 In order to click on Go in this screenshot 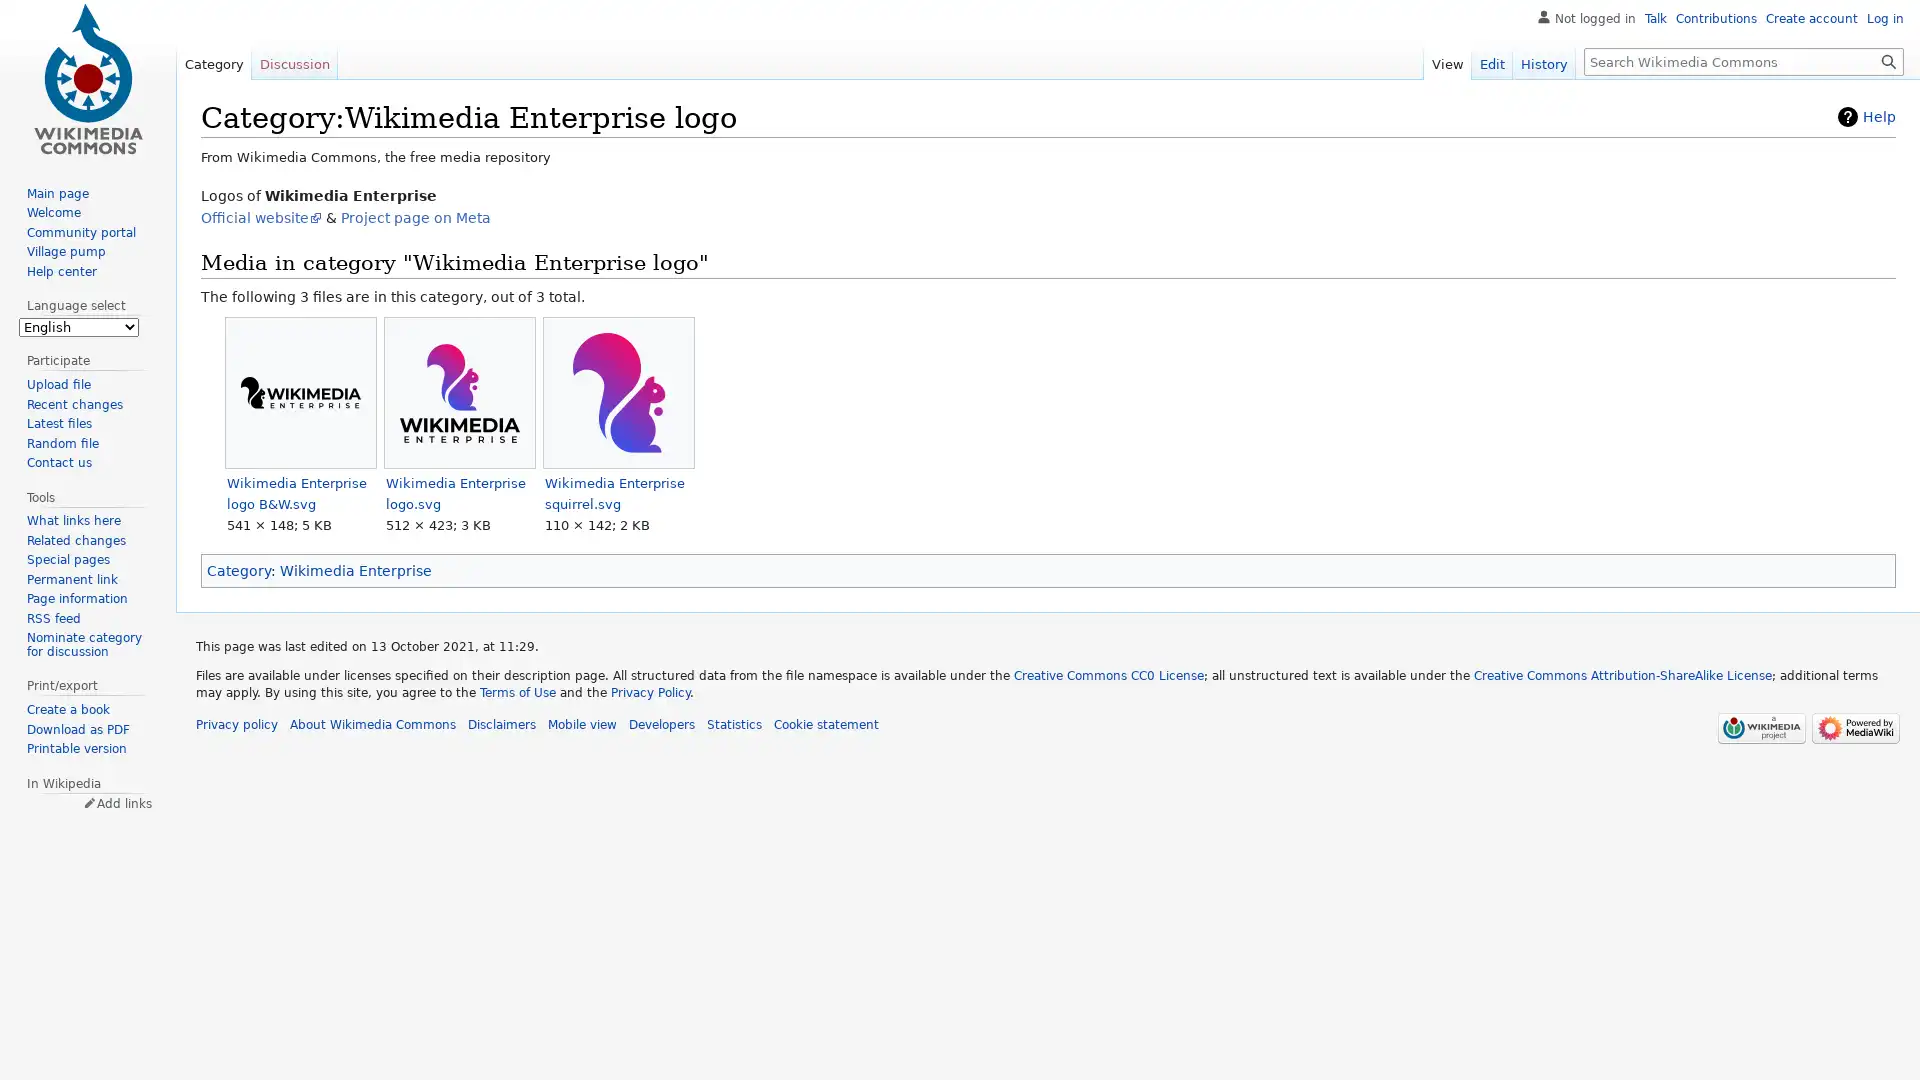, I will do `click(1888, 60)`.